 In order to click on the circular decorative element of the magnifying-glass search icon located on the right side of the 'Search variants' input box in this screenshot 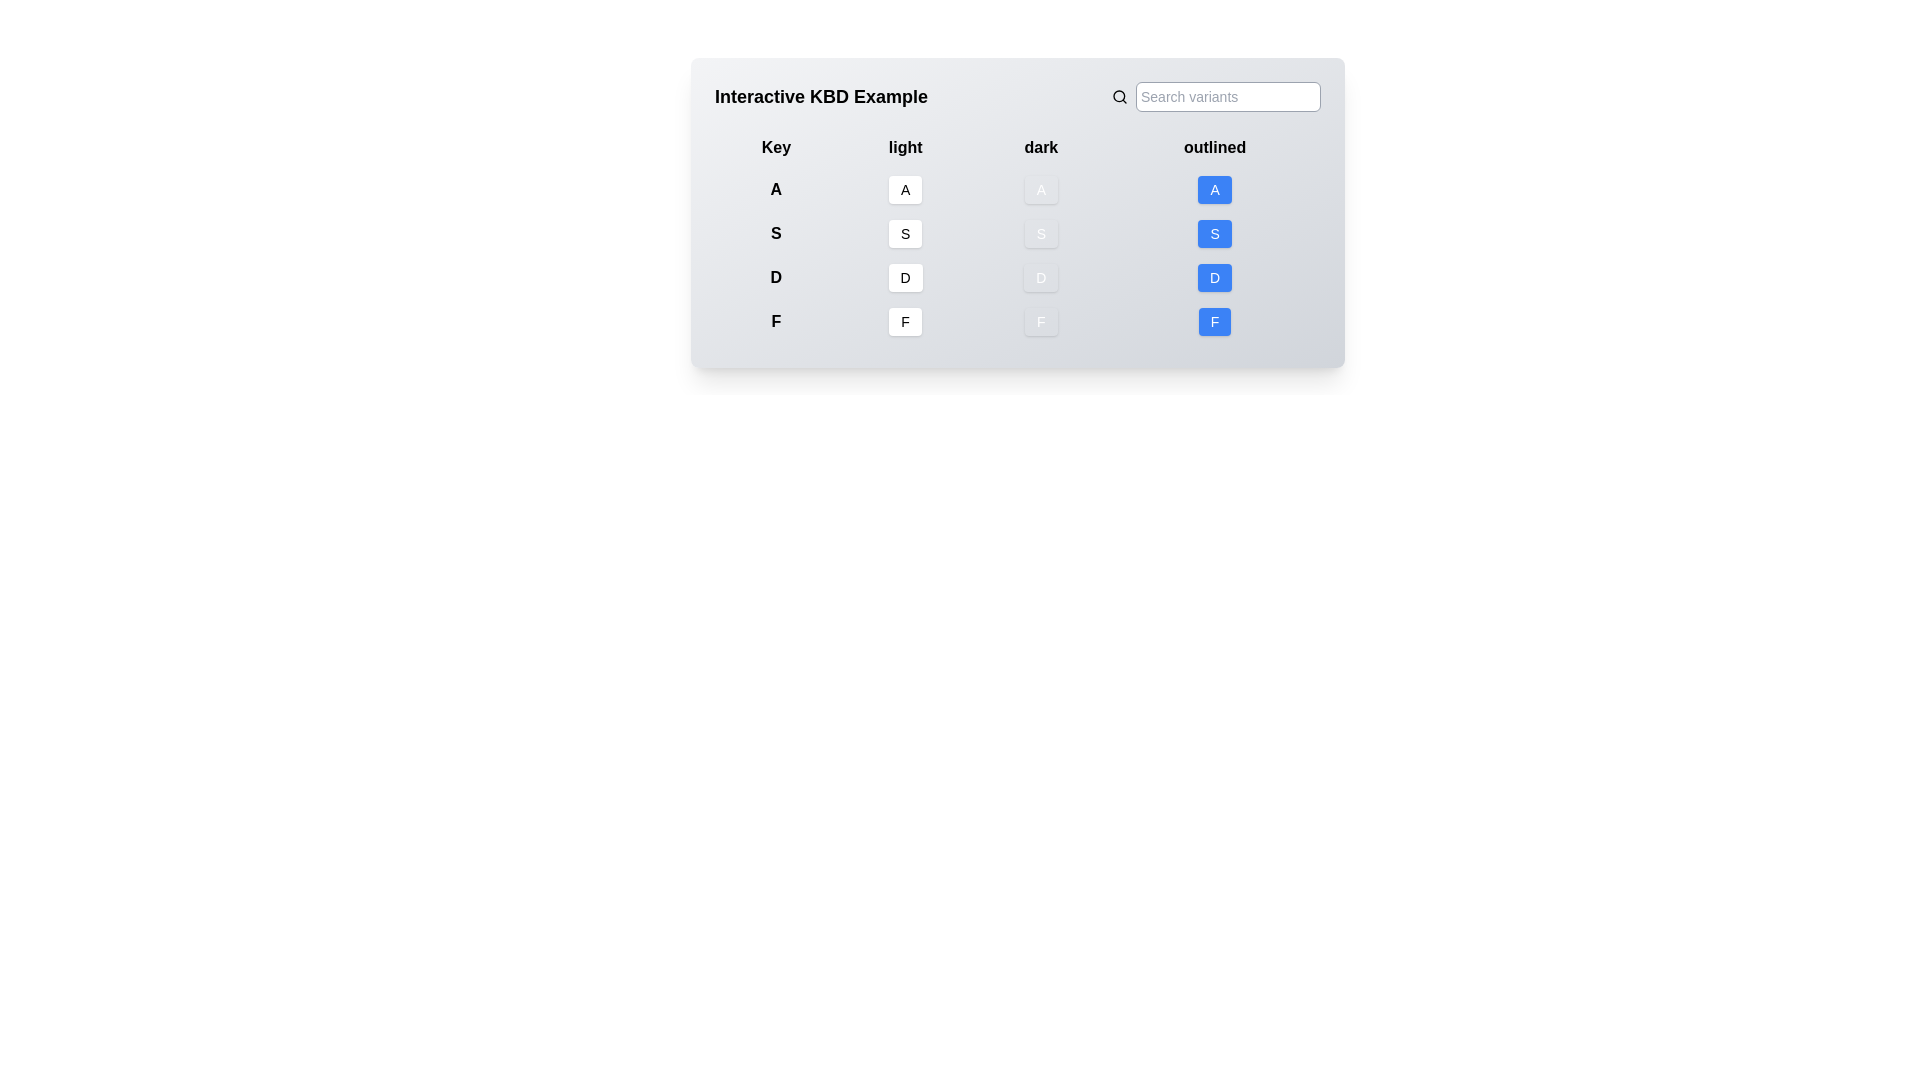, I will do `click(1118, 96)`.